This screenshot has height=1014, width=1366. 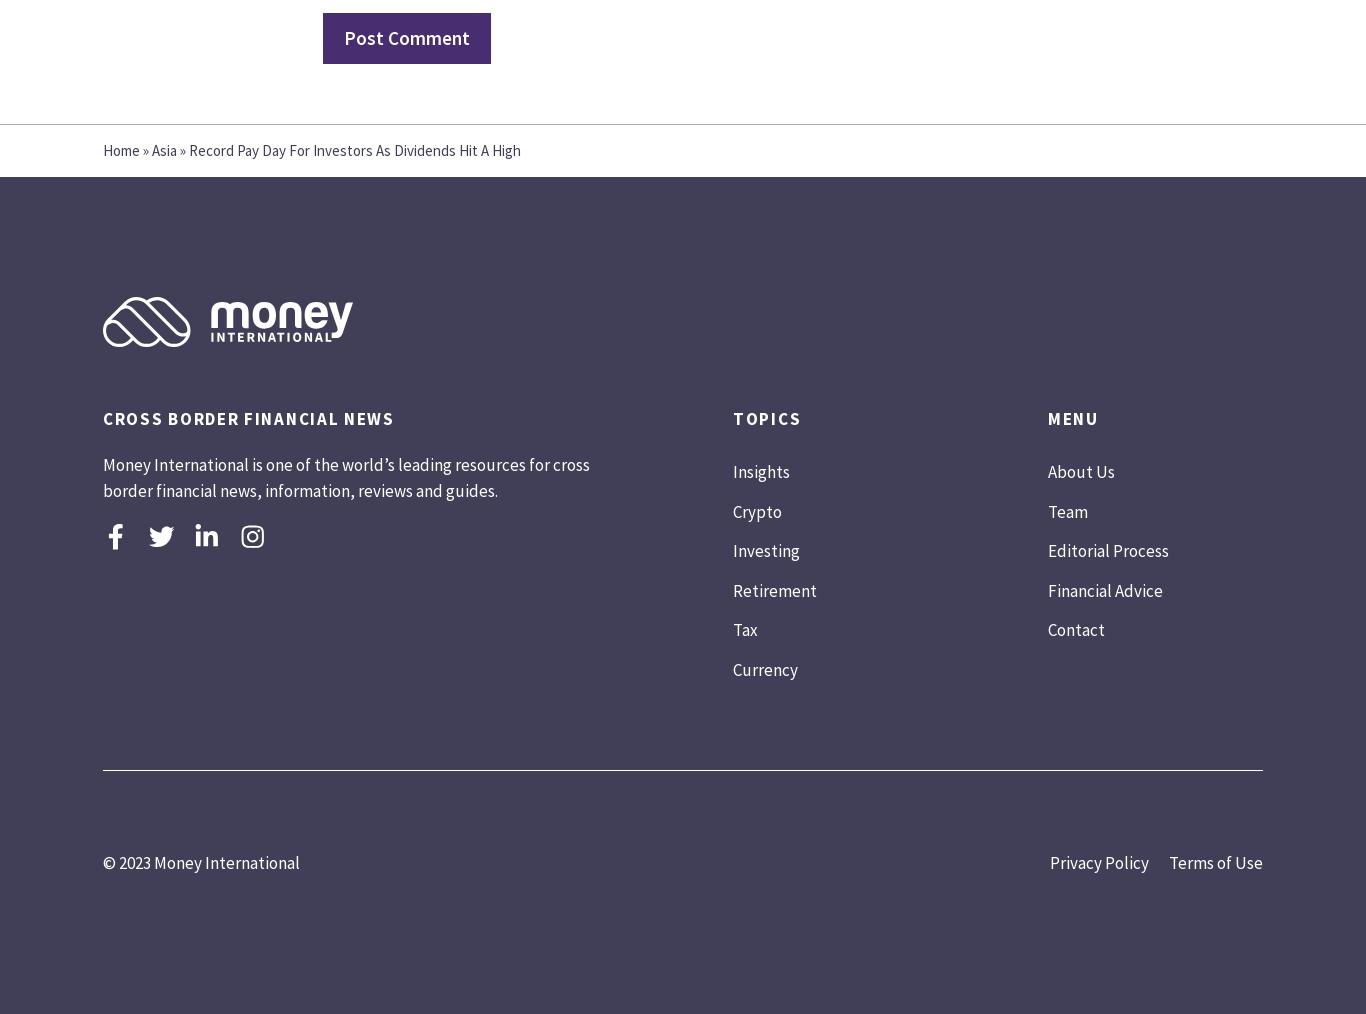 I want to click on 'Privacy Policy', so click(x=1098, y=862).